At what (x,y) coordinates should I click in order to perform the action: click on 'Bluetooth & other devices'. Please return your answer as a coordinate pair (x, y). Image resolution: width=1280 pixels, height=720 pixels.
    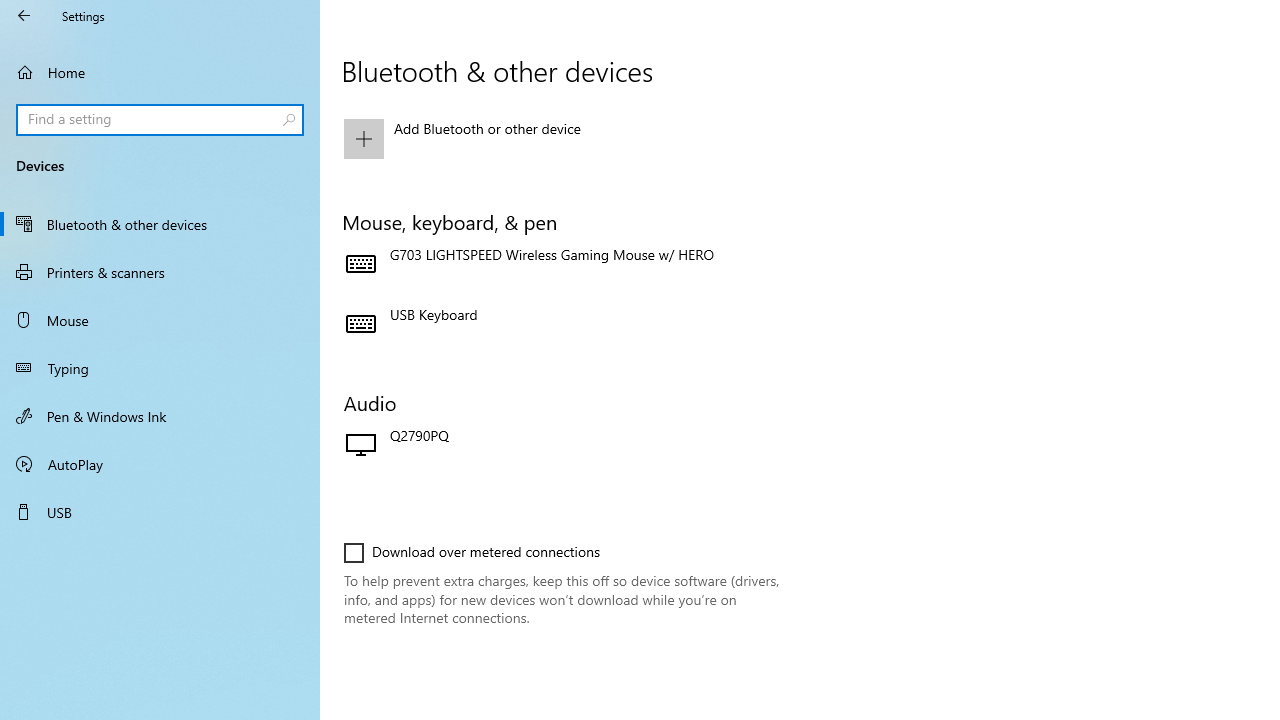
    Looking at the image, I should click on (160, 223).